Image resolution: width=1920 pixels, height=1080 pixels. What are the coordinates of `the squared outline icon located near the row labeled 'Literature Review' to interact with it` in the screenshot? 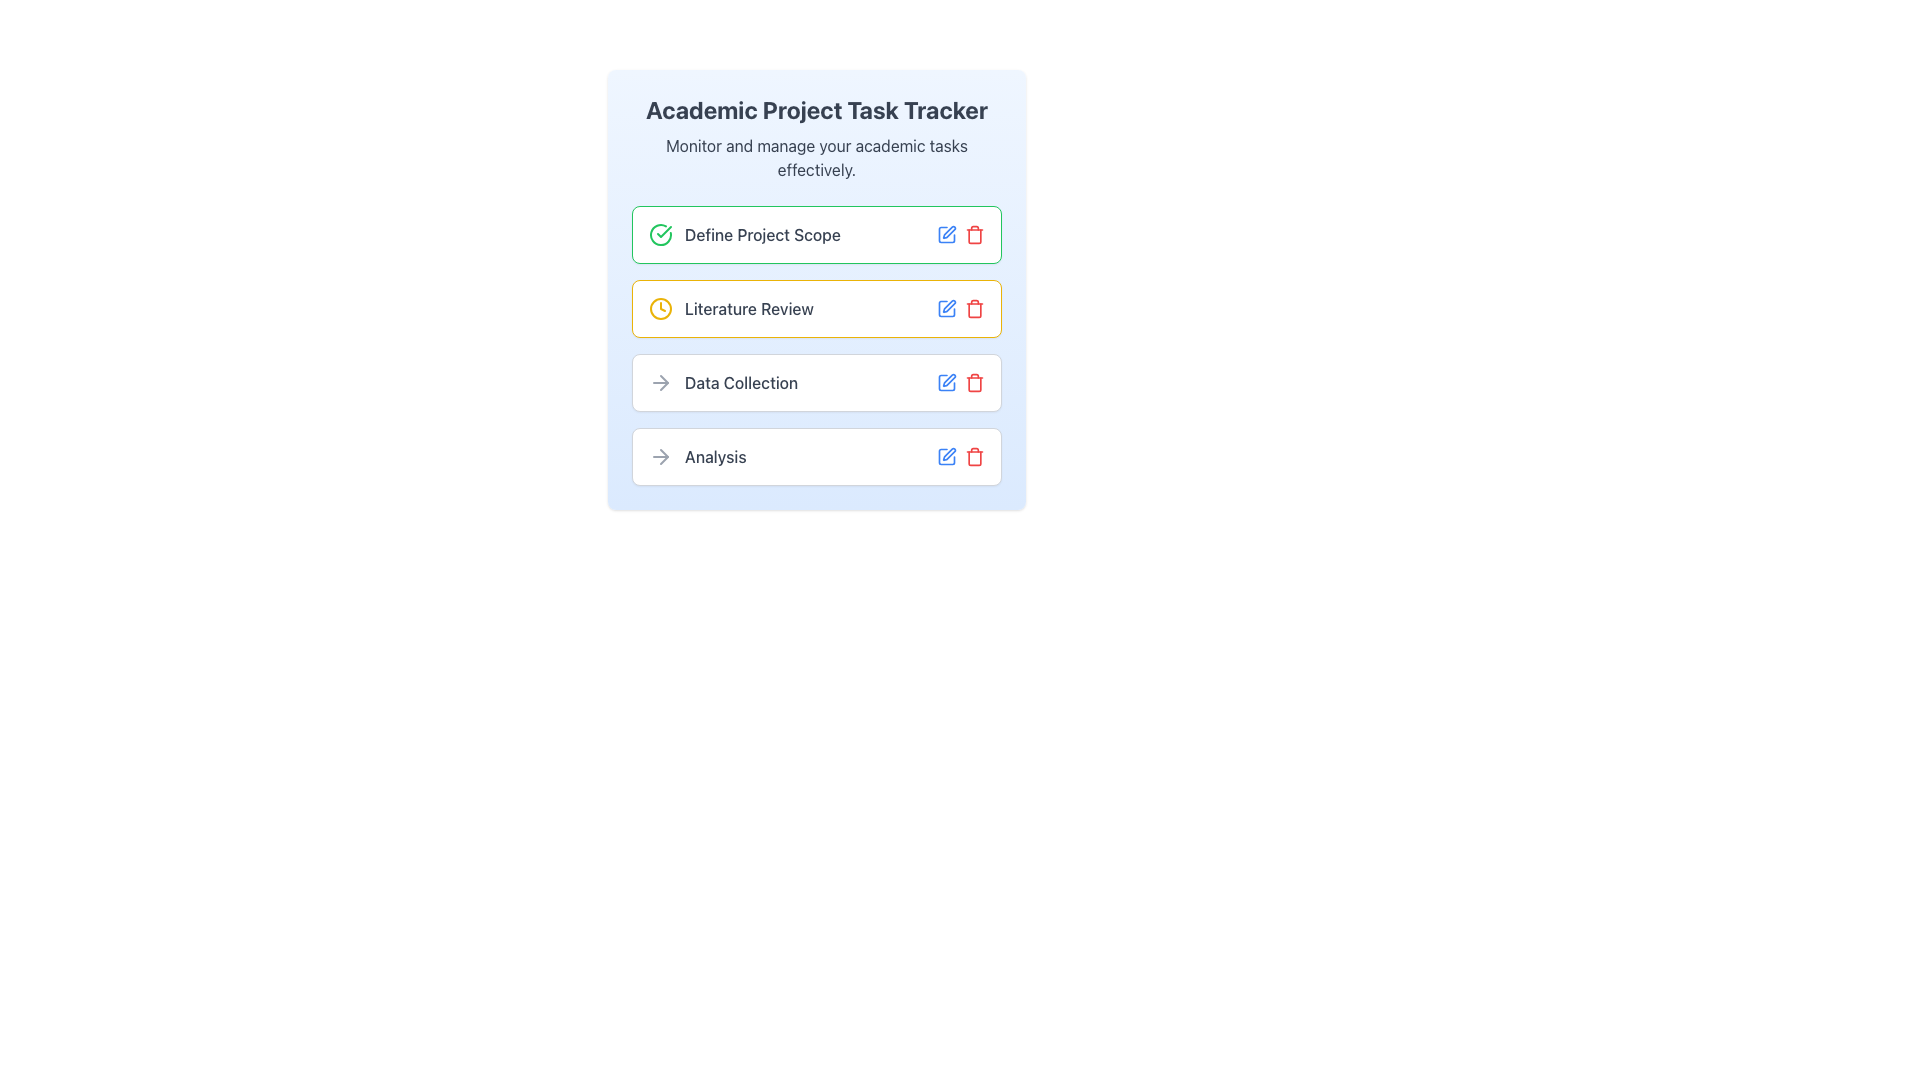 It's located at (945, 308).